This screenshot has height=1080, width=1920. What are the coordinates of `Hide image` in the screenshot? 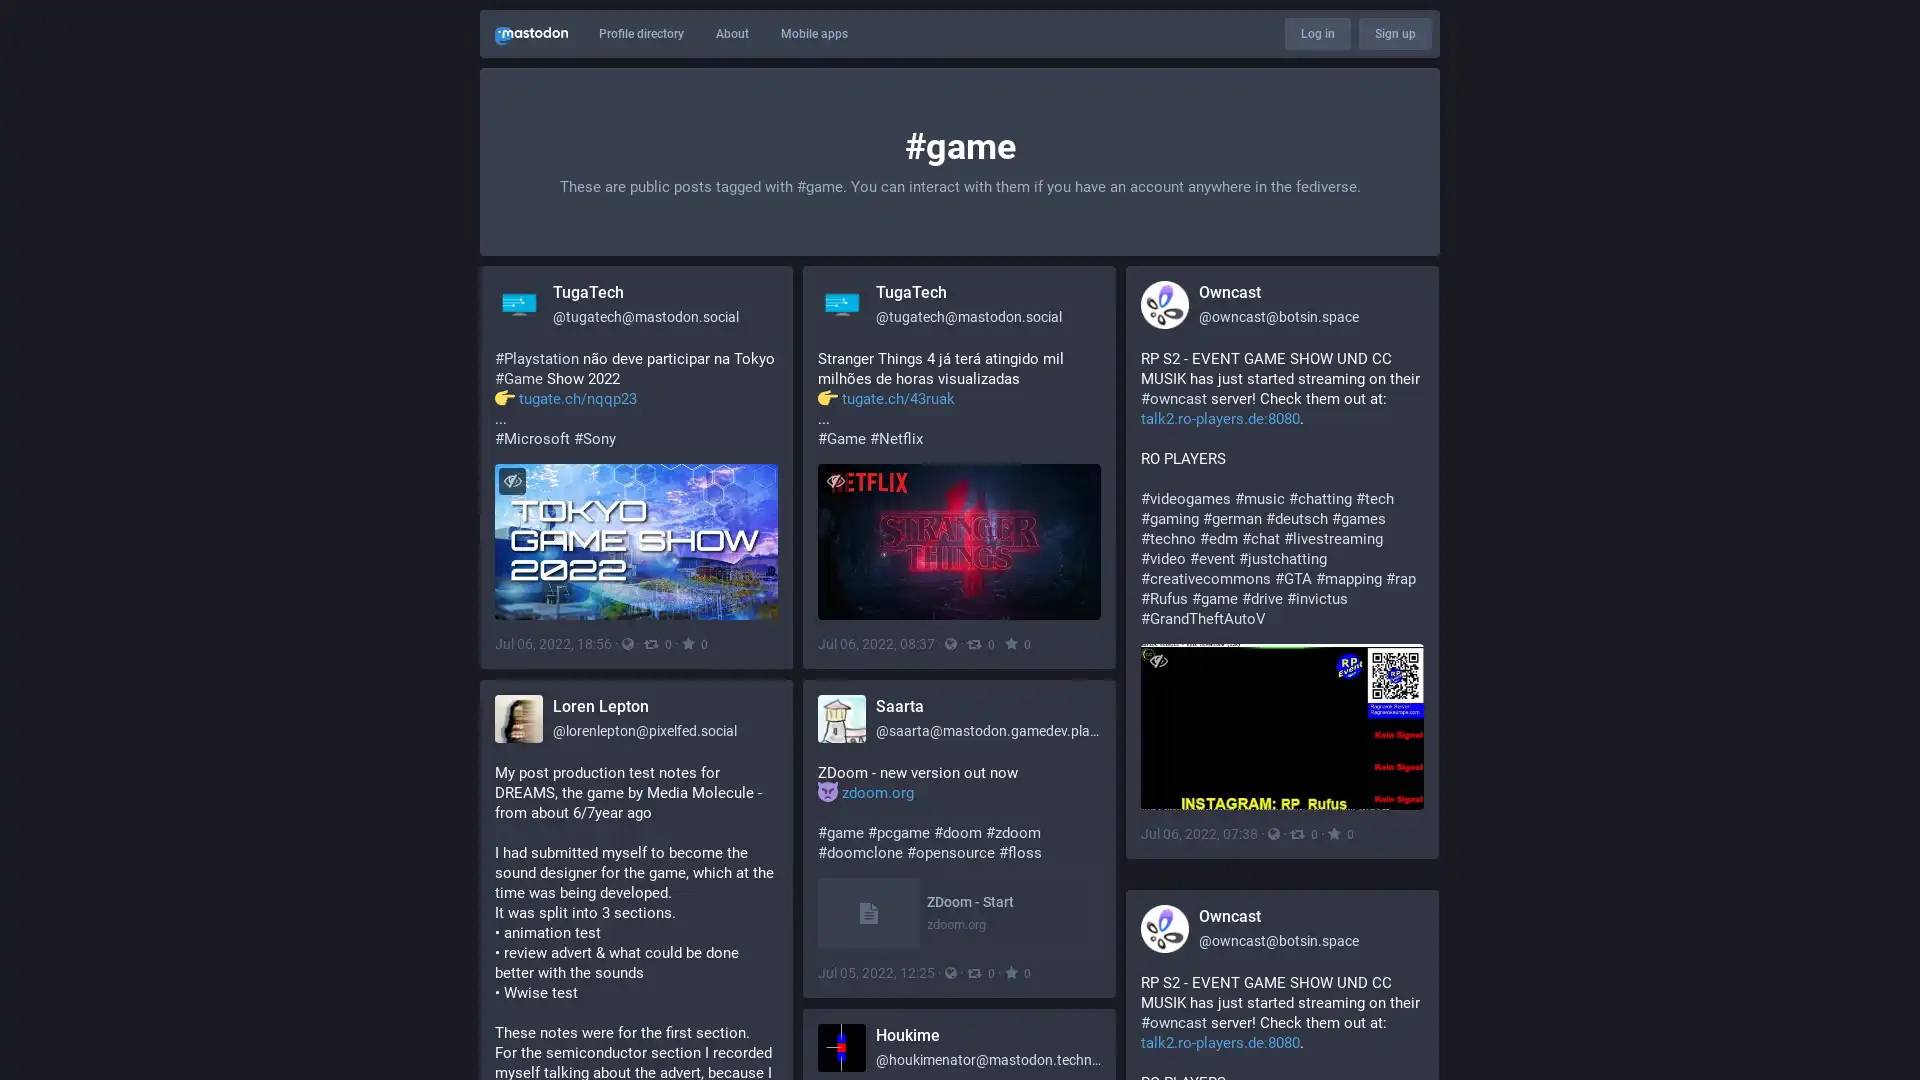 It's located at (512, 480).